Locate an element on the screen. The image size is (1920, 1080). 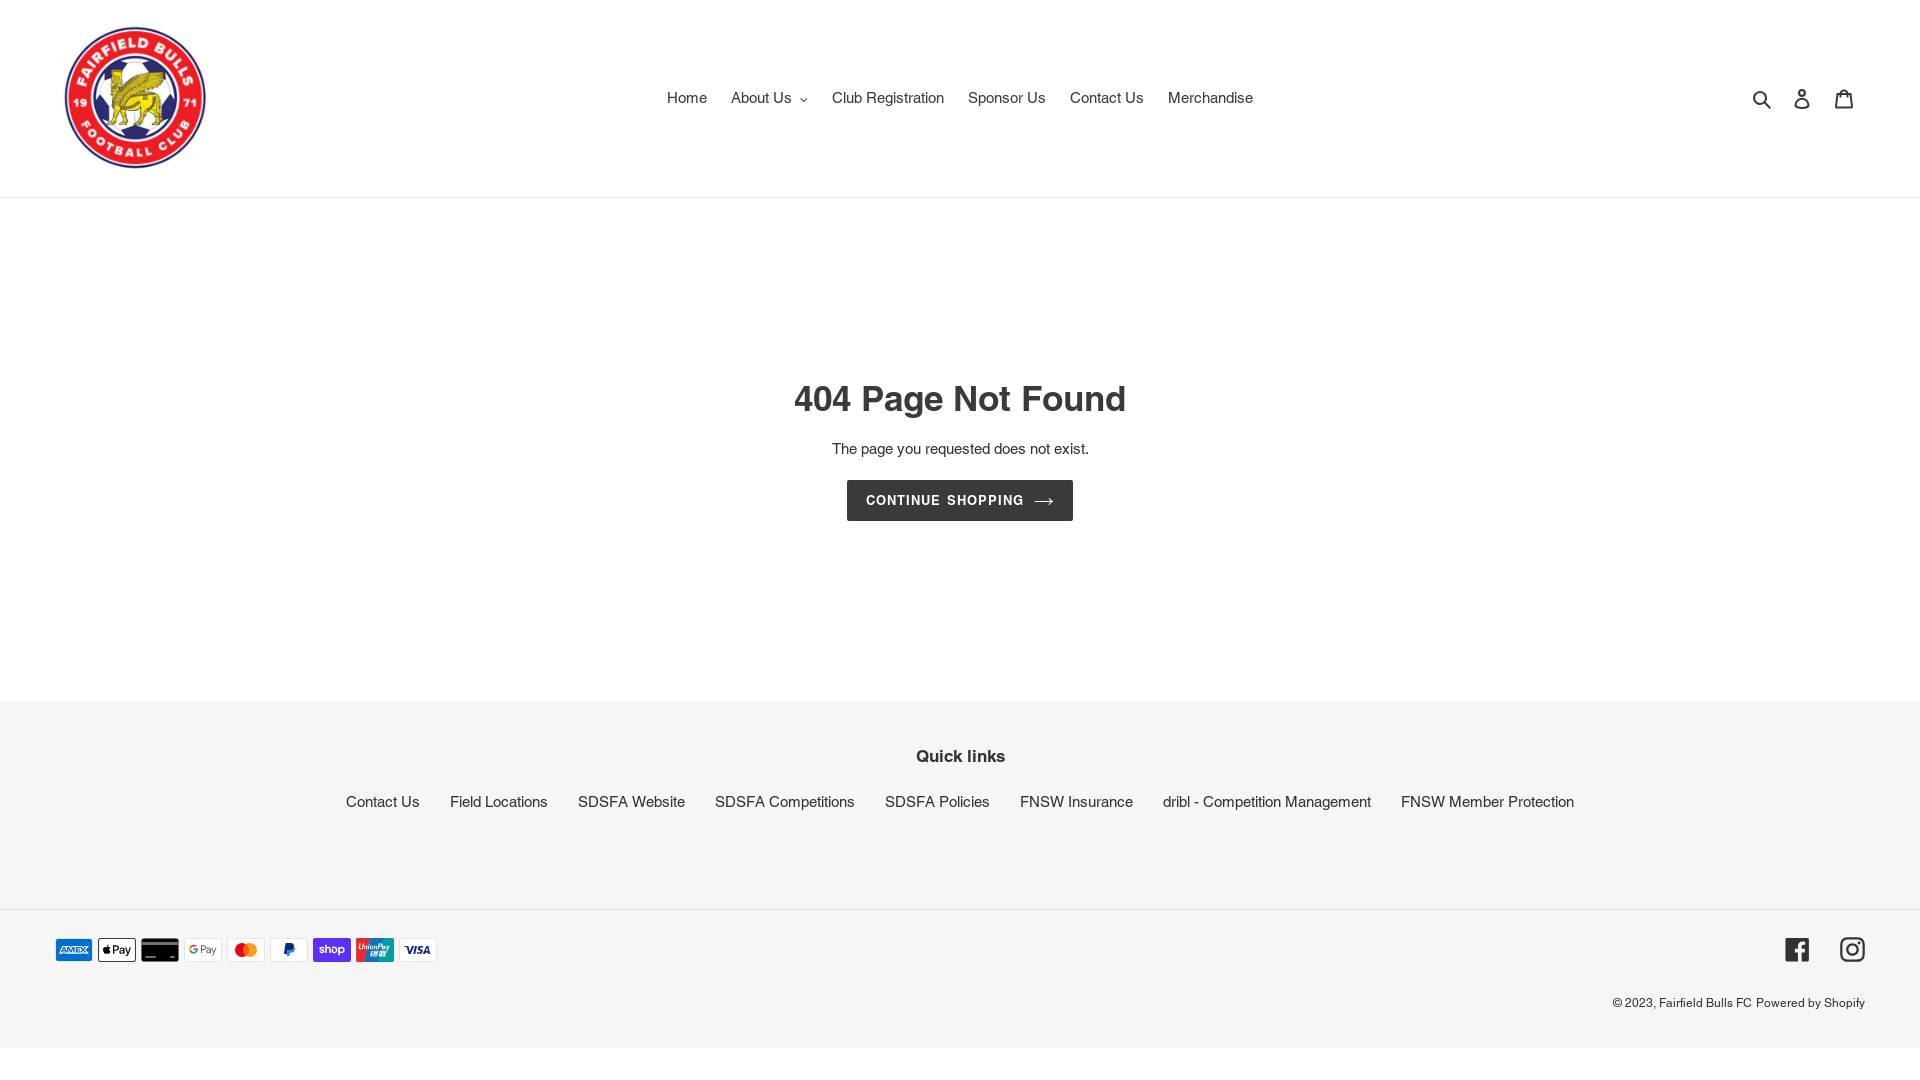
'Log in' is located at coordinates (1801, 98).